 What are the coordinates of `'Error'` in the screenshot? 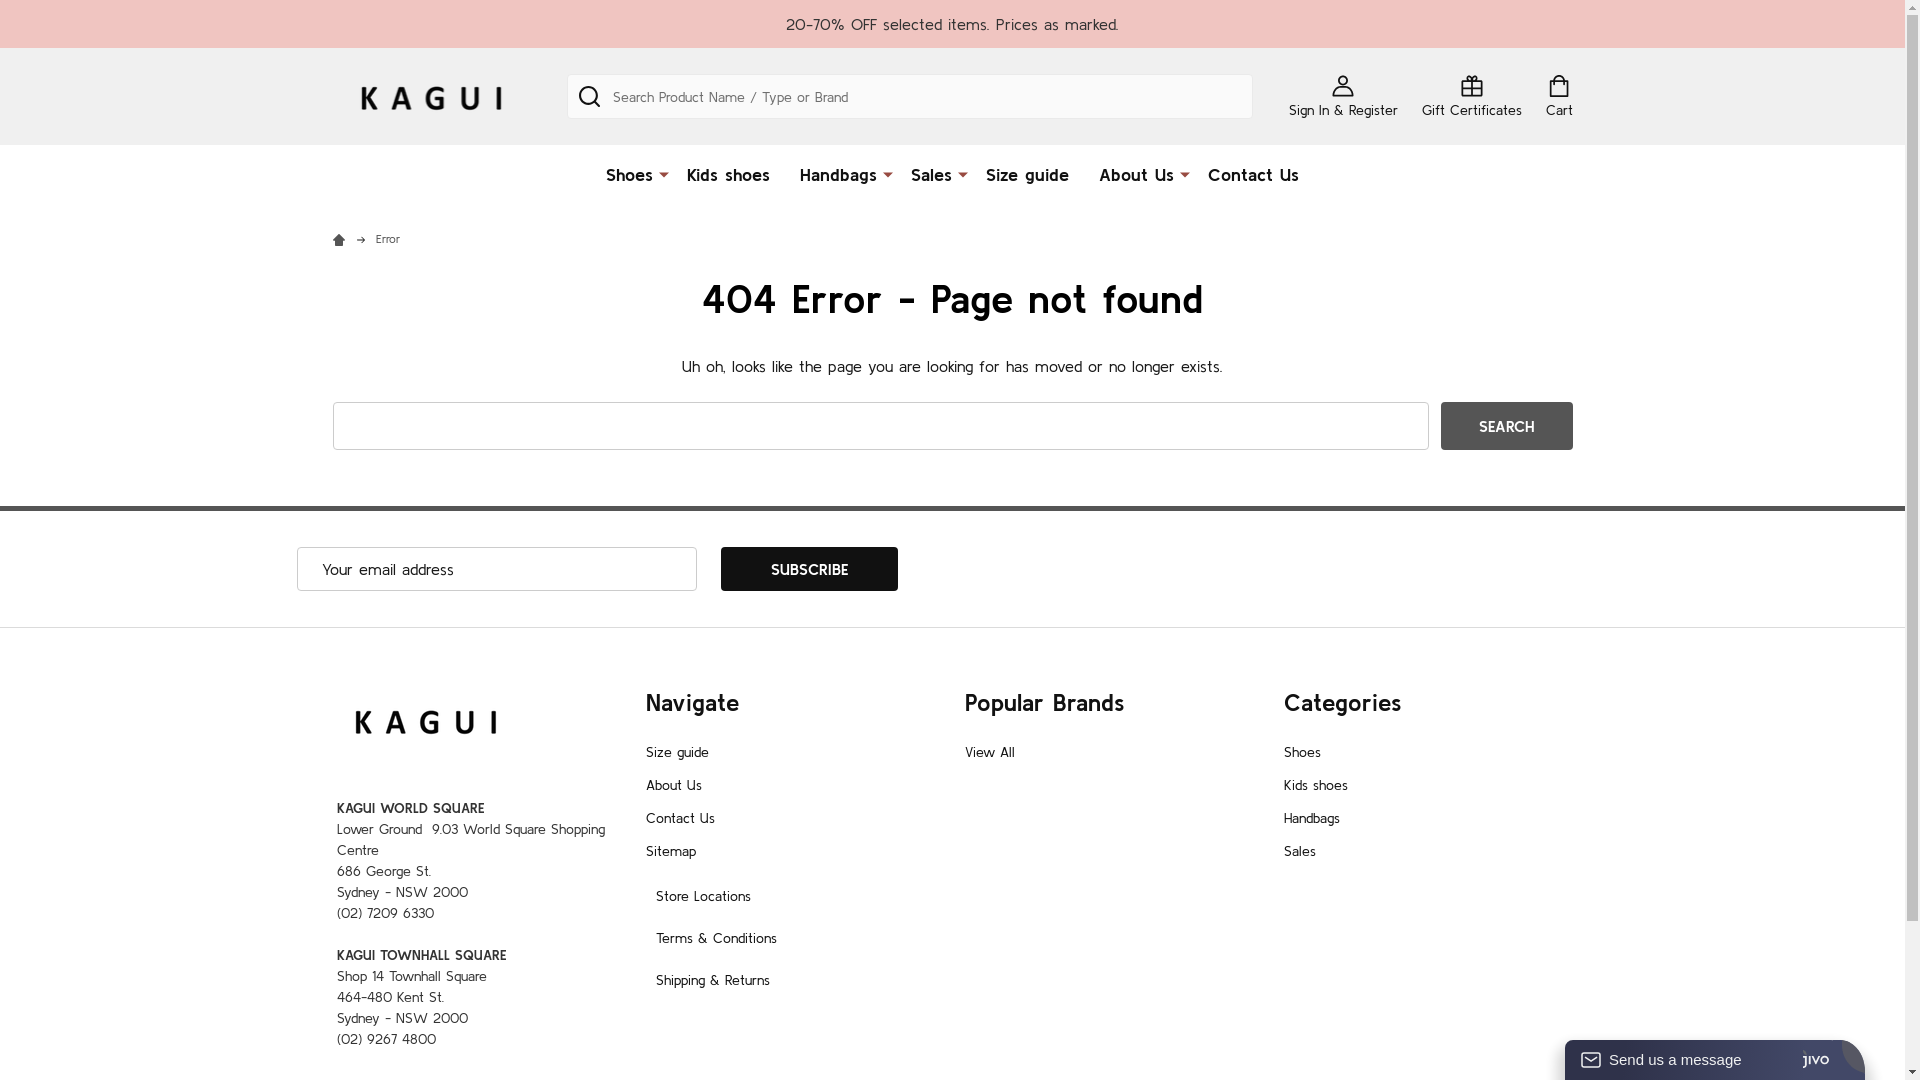 It's located at (388, 237).